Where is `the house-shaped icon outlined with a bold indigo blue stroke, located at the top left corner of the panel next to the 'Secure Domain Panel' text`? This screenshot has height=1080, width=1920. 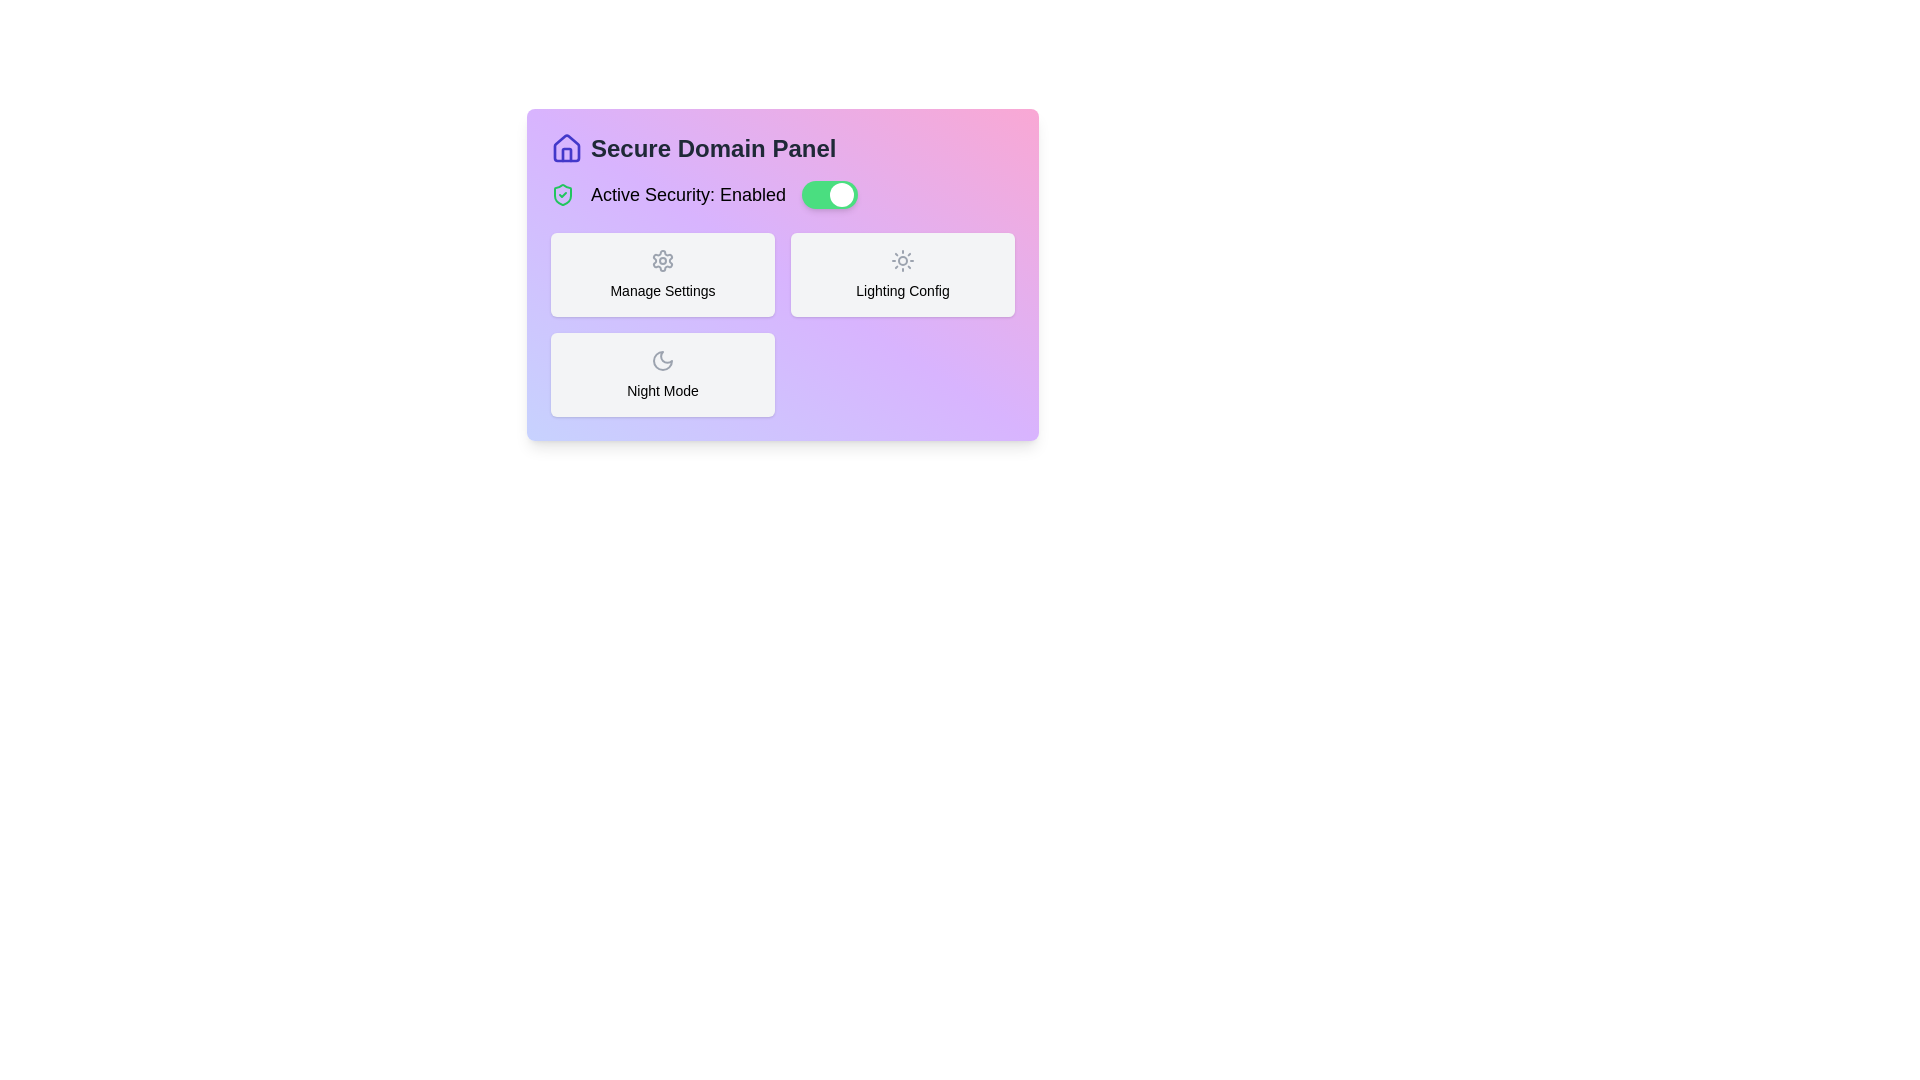 the house-shaped icon outlined with a bold indigo blue stroke, located at the top left corner of the panel next to the 'Secure Domain Panel' text is located at coordinates (565, 148).